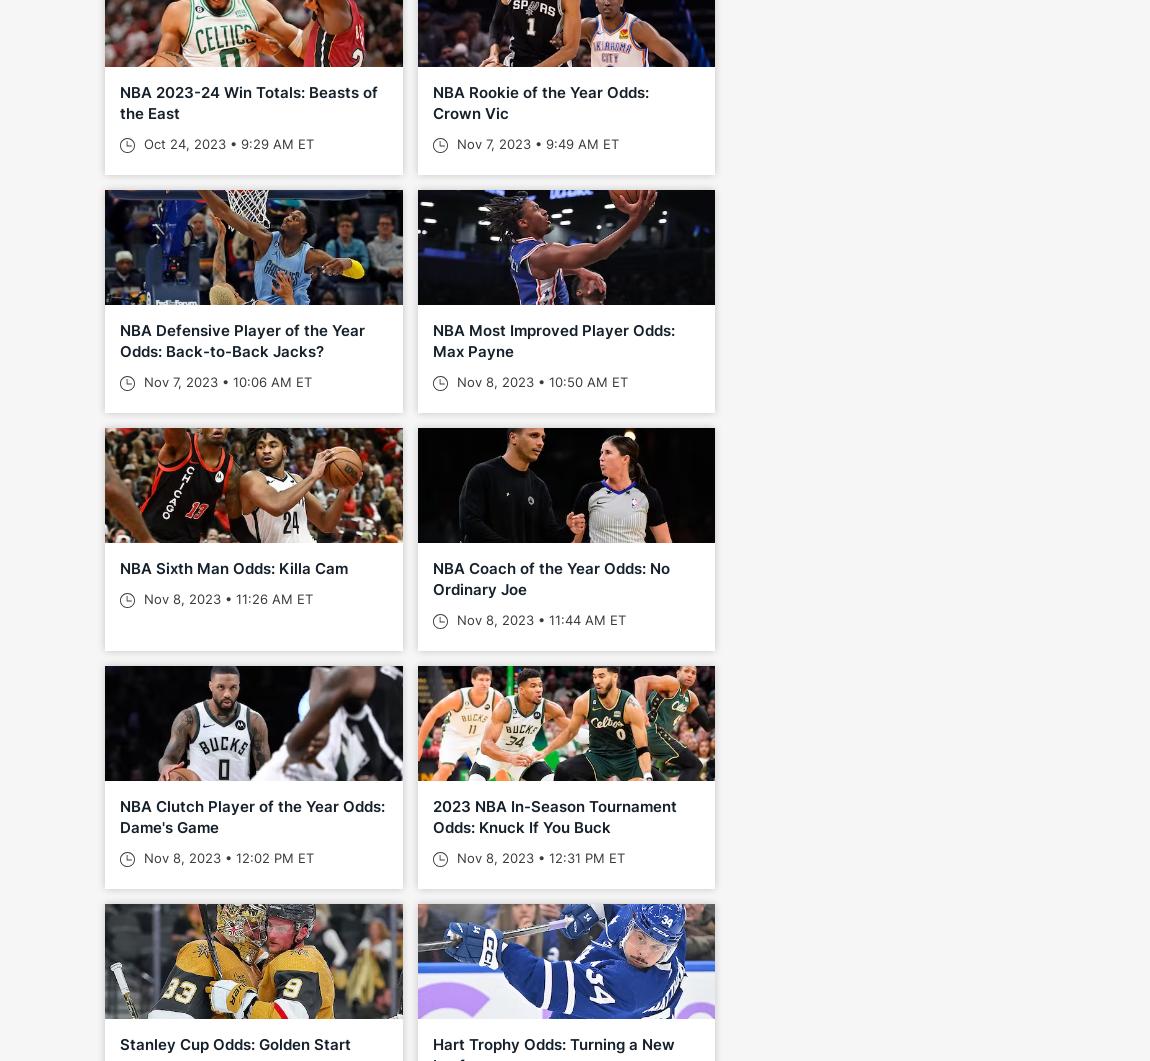  I want to click on 'NBA Most Improved Player Odds: Max Payne', so click(553, 340).